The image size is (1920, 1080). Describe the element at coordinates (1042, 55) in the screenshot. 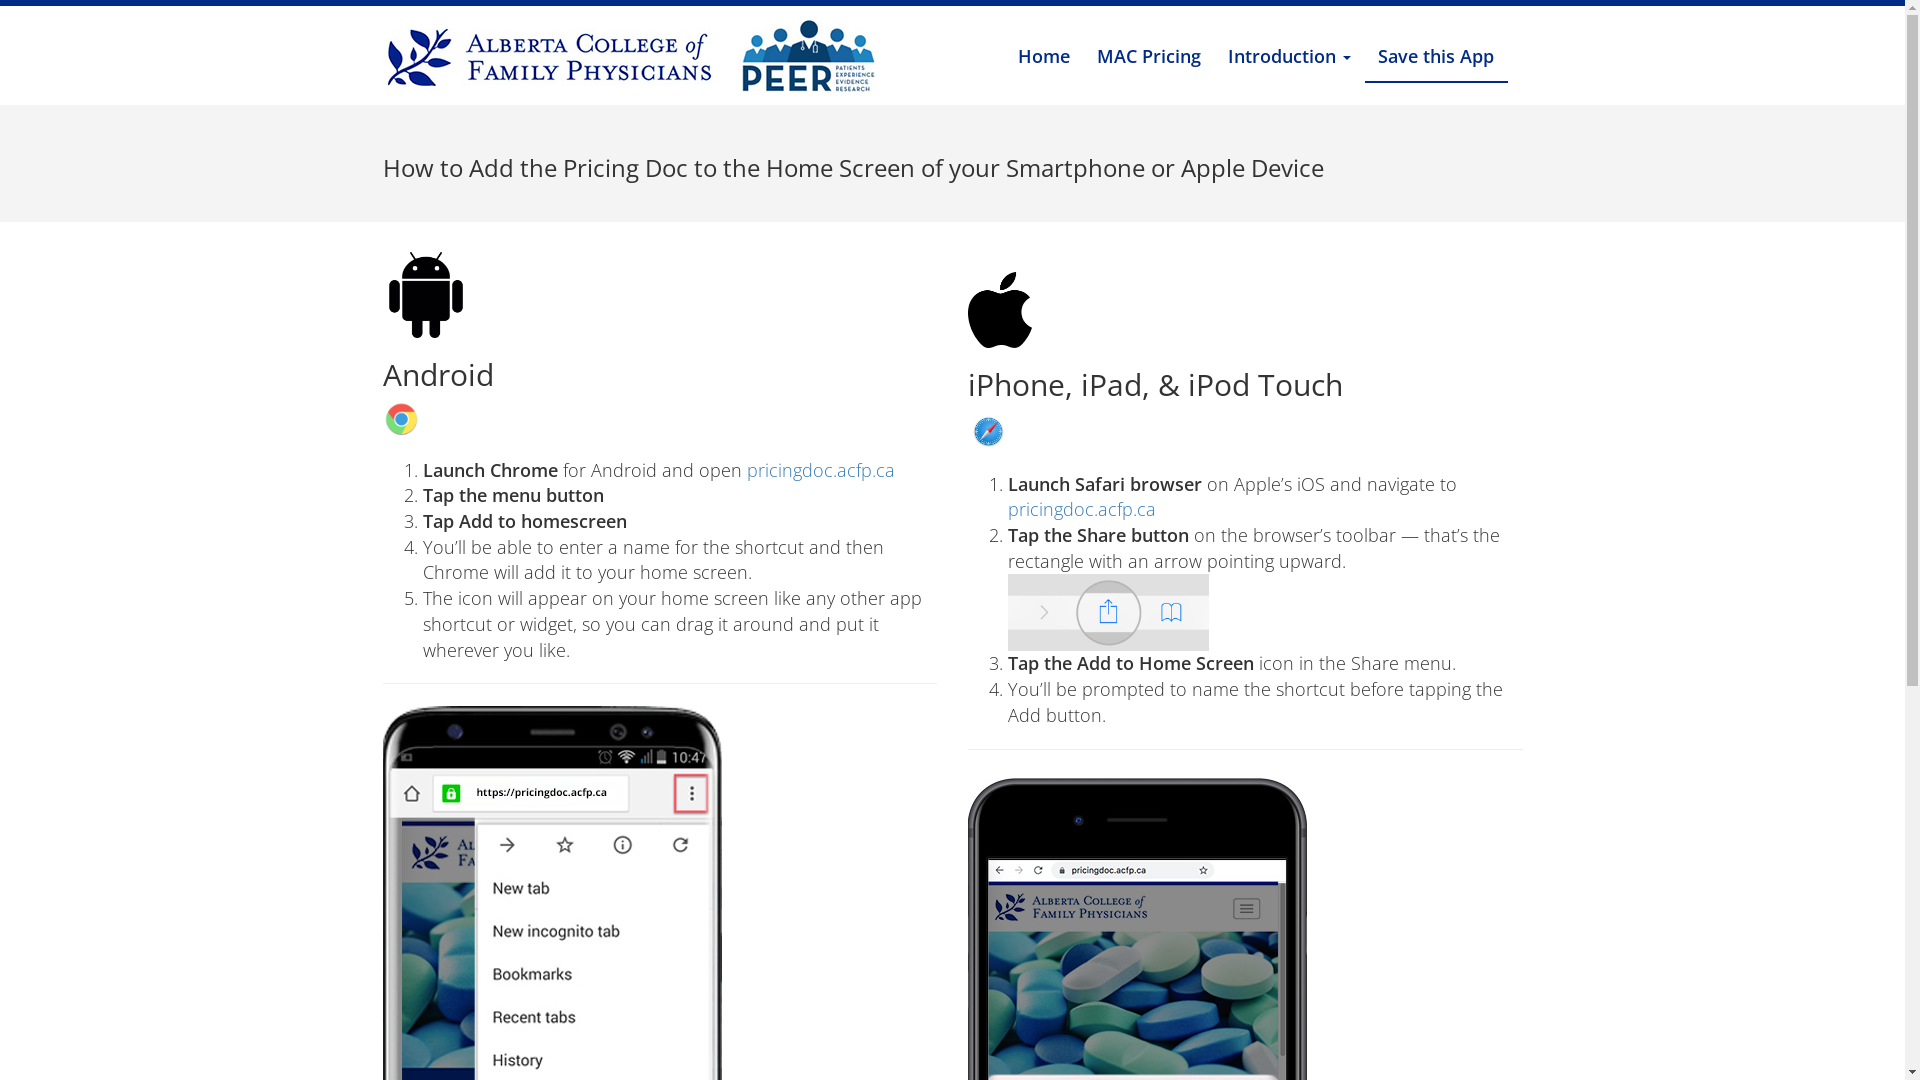

I see `'Home'` at that location.